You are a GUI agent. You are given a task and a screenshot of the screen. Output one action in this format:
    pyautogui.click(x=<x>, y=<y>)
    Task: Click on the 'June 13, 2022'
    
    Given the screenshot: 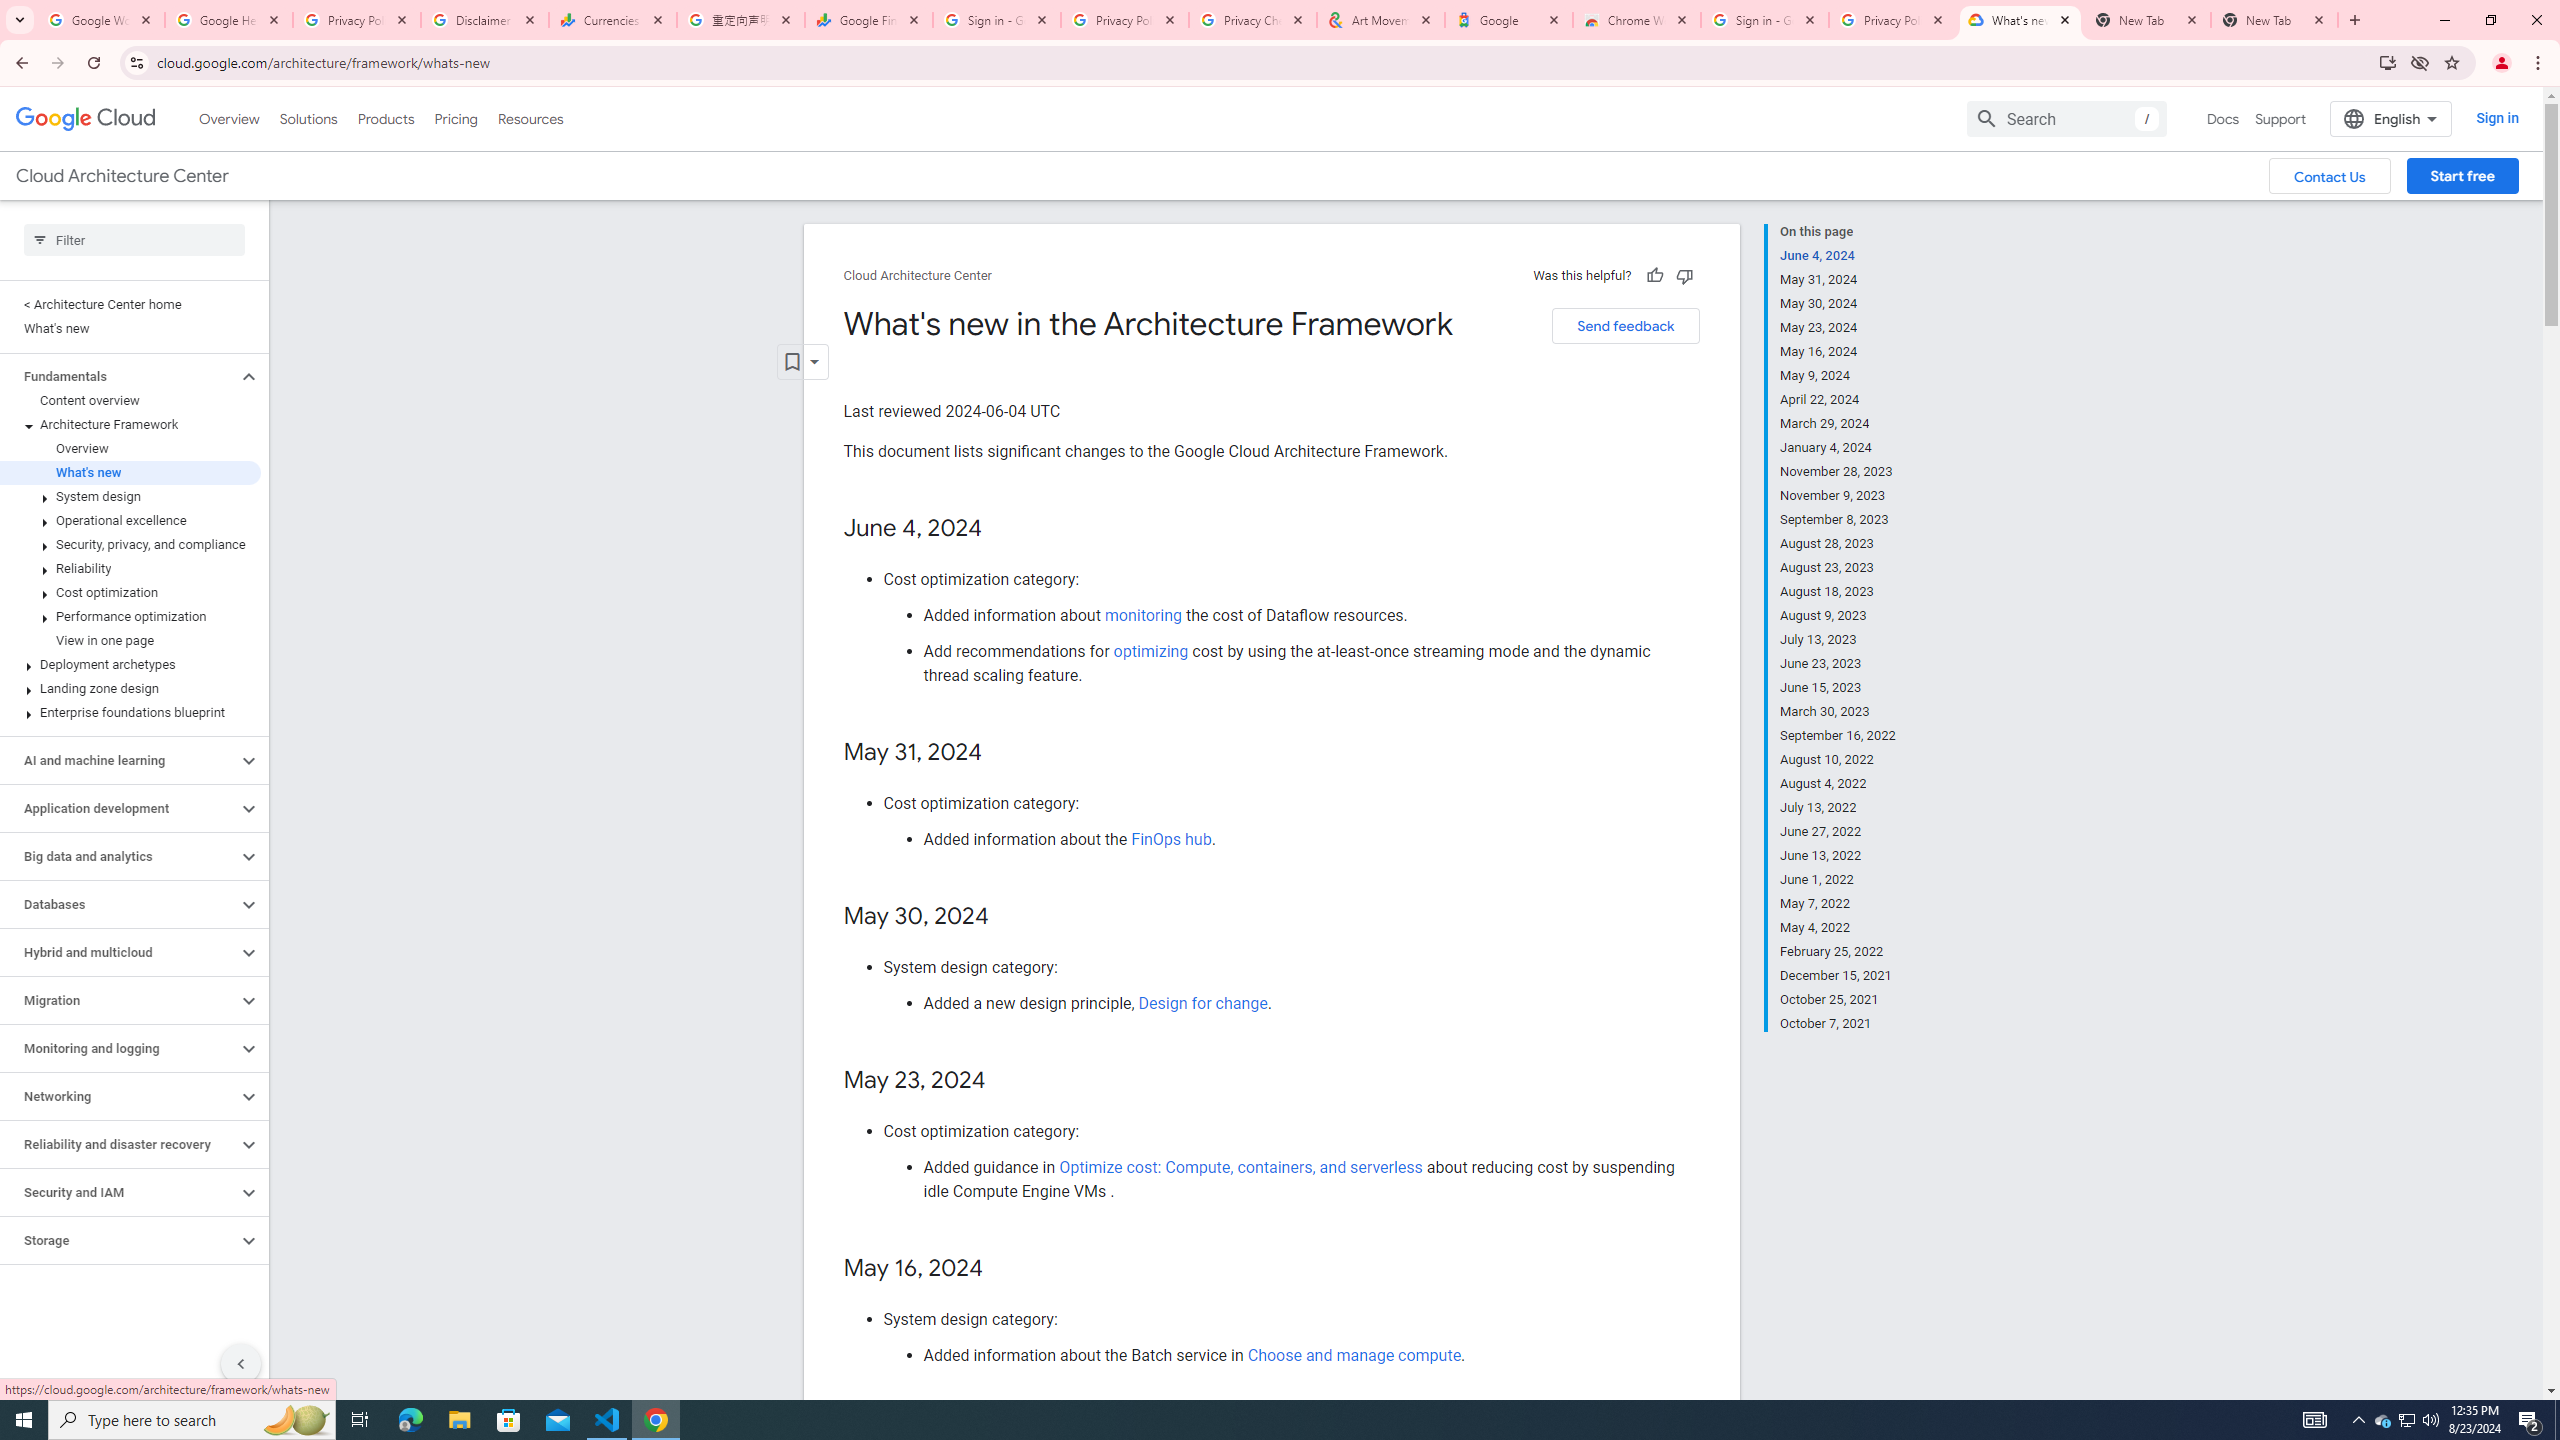 What is the action you would take?
    pyautogui.click(x=1838, y=855)
    